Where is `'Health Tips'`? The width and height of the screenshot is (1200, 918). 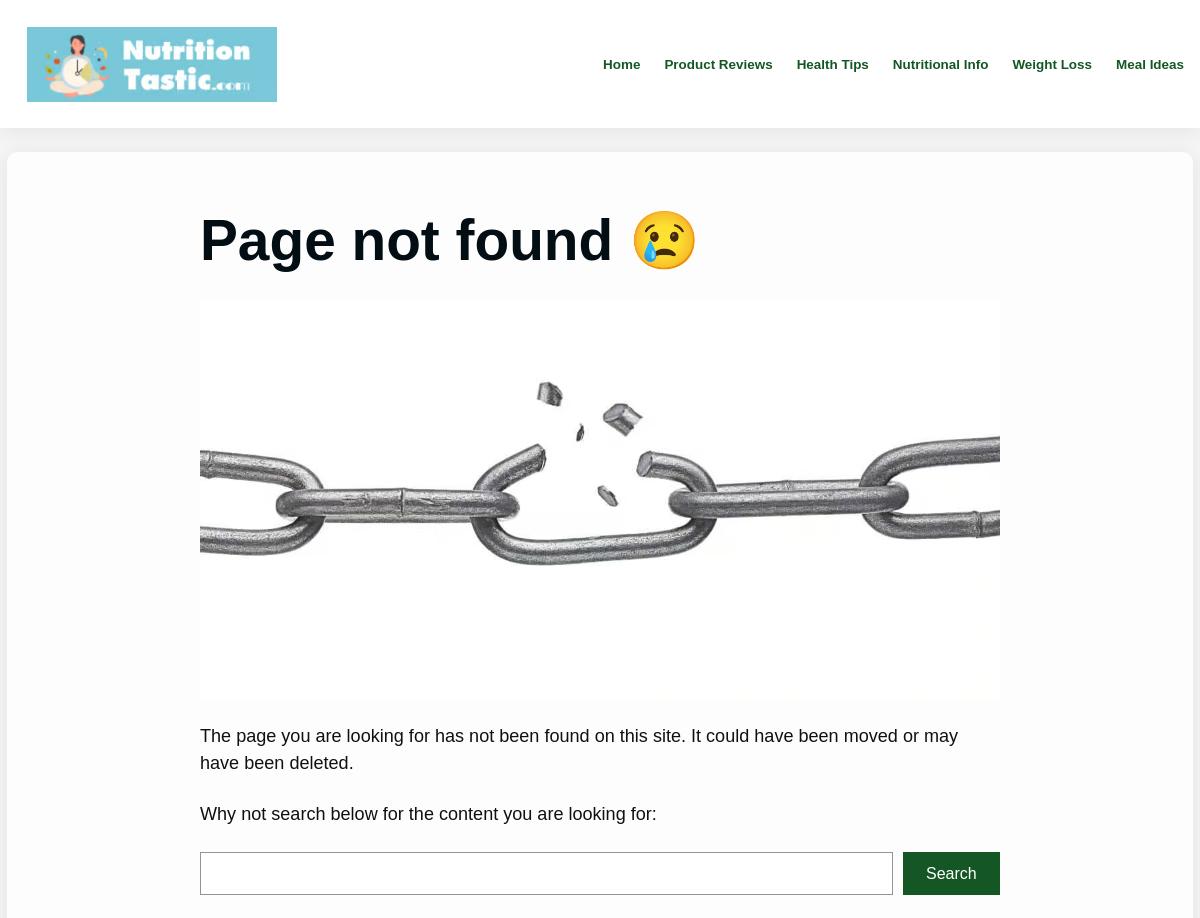
'Health Tips' is located at coordinates (830, 63).